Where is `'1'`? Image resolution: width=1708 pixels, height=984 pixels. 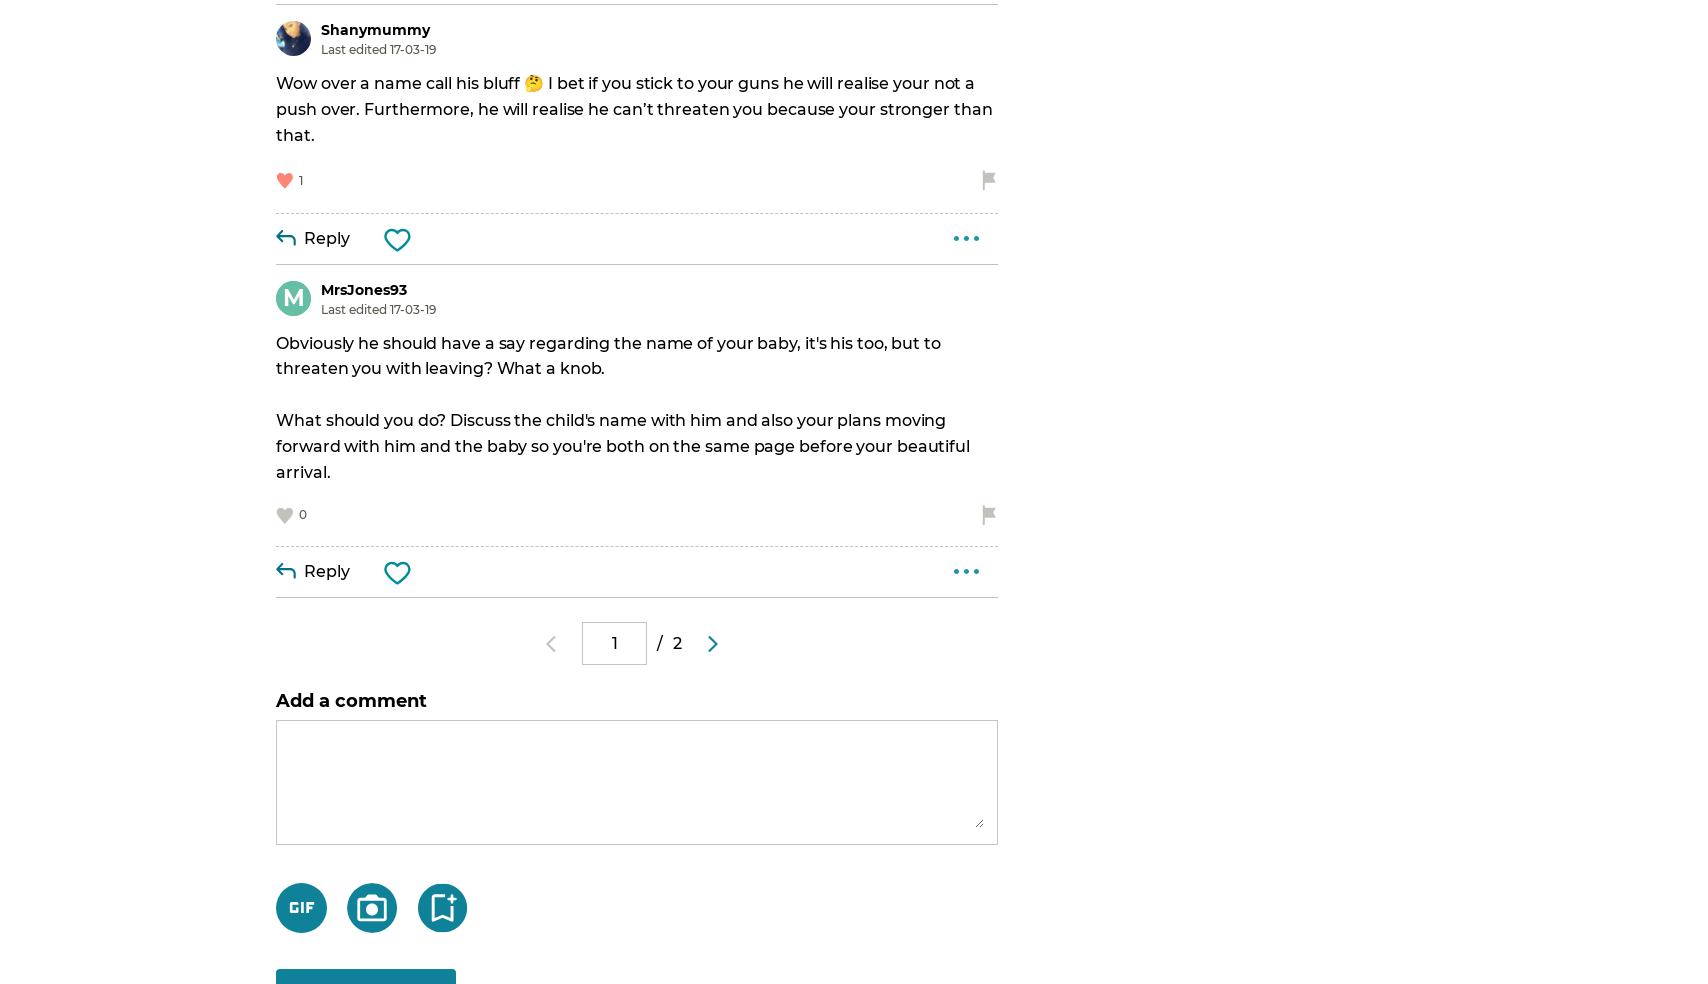 '1' is located at coordinates (299, 179).